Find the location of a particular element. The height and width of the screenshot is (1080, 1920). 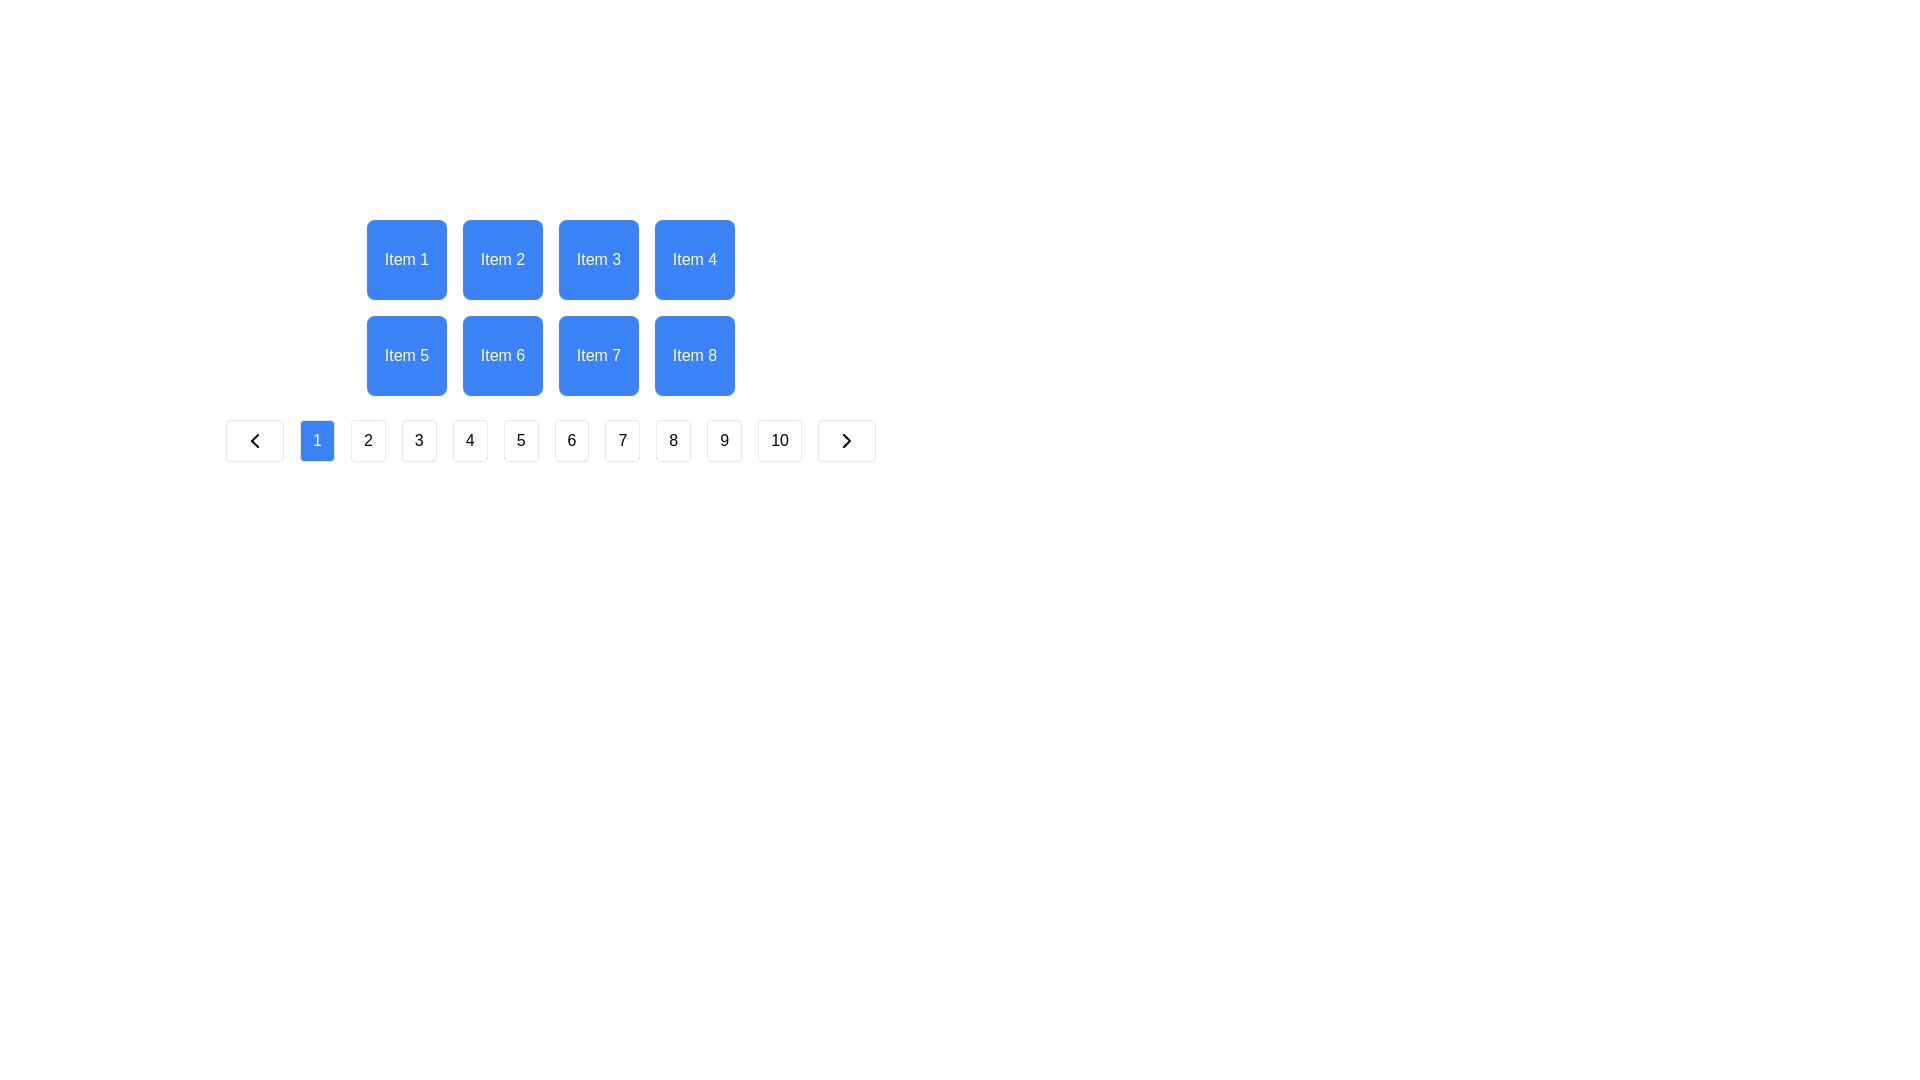

the Button-like UI component located in the second row and third column of the grid layout, which represents an item in a selection or navigation grid is located at coordinates (598, 354).